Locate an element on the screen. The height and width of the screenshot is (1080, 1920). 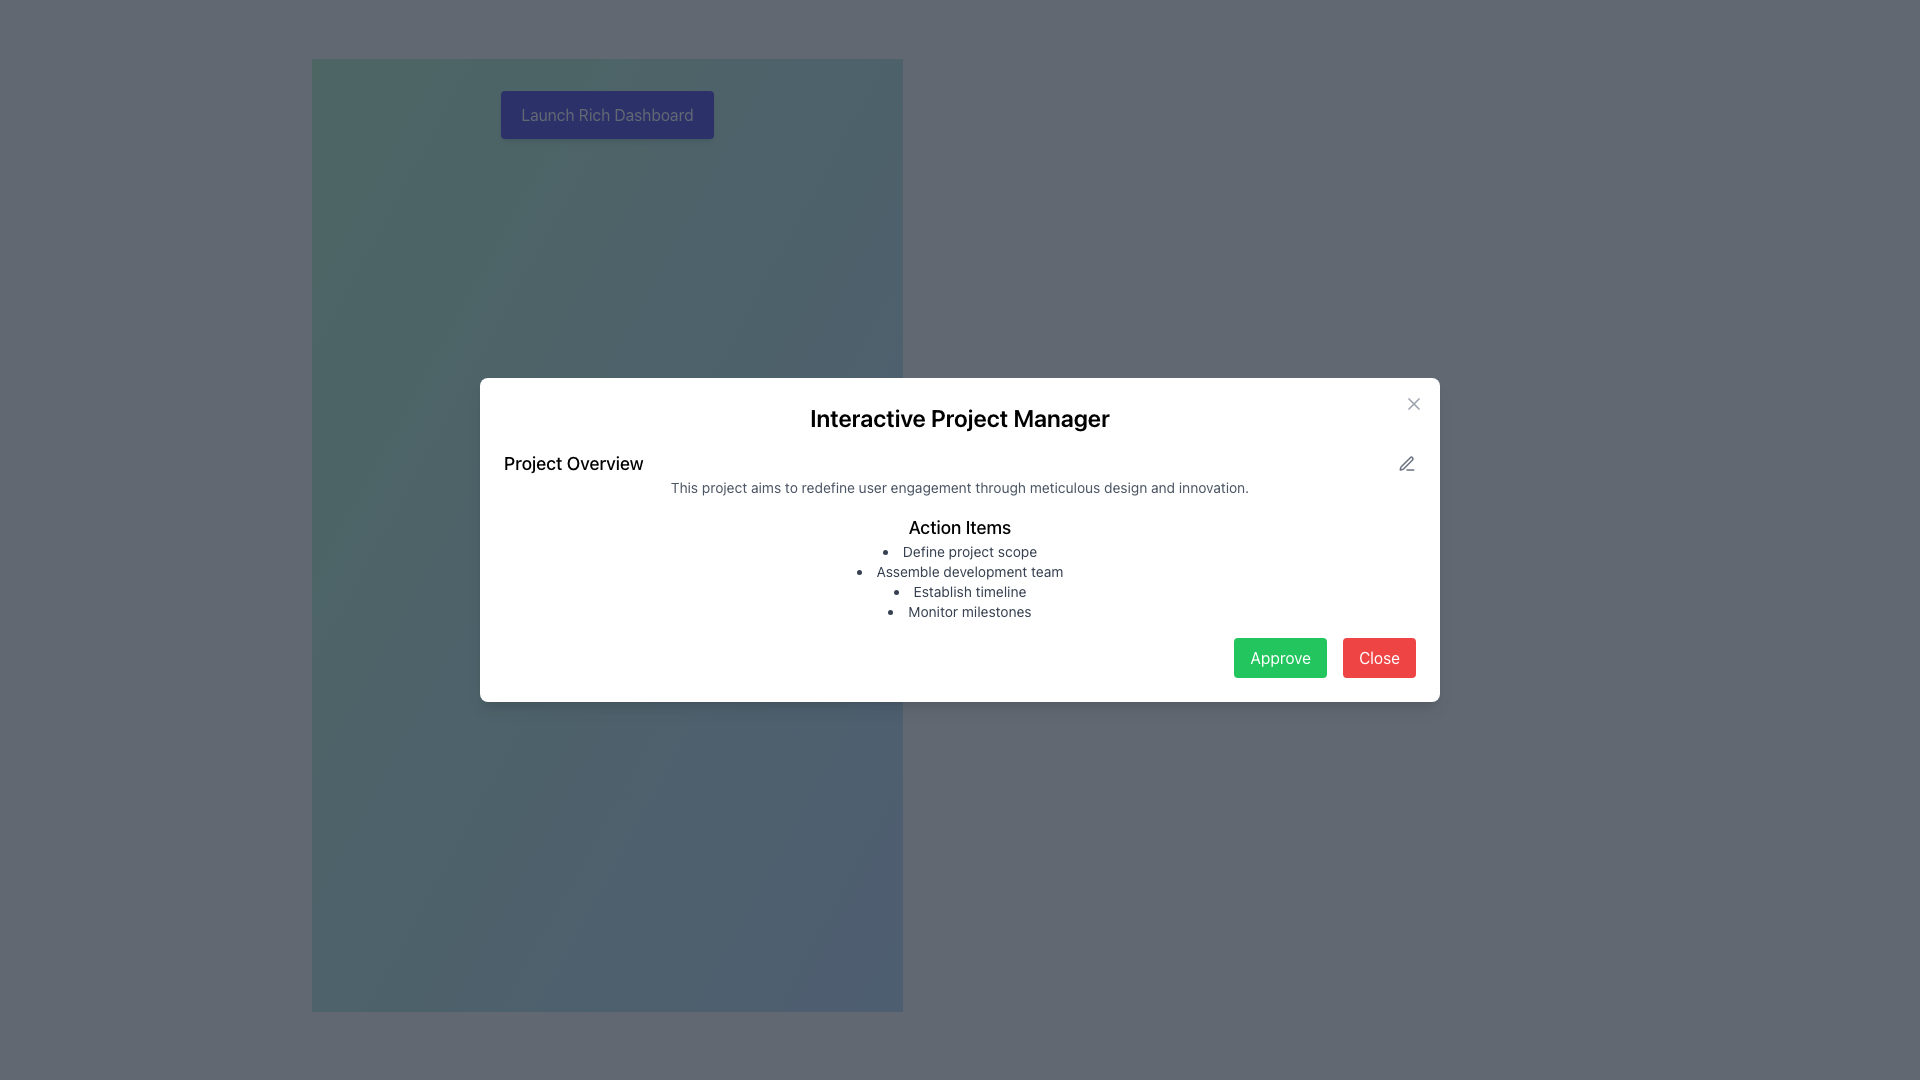
the header text label that indicates the section's content, located at the top-left corner of the card is located at coordinates (572, 463).